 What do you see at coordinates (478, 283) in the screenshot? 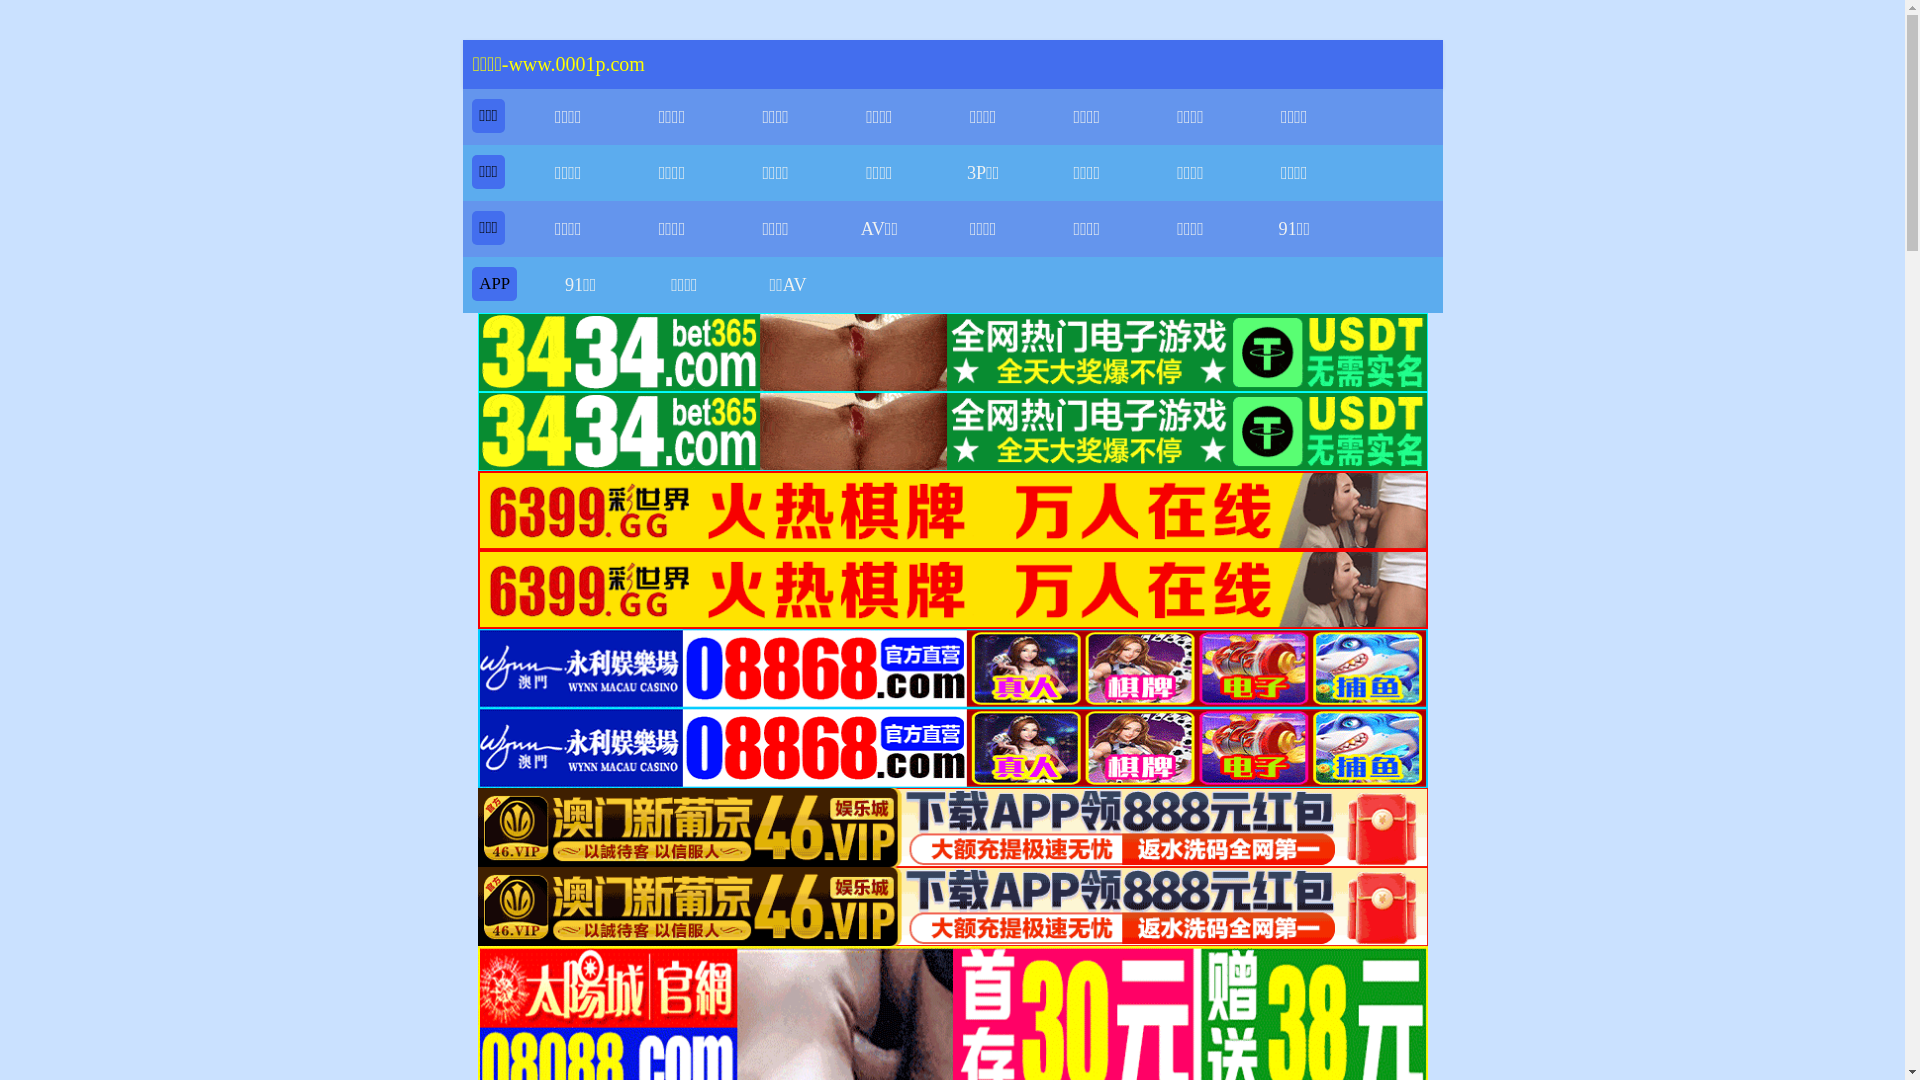
I see `'APP'` at bounding box center [478, 283].